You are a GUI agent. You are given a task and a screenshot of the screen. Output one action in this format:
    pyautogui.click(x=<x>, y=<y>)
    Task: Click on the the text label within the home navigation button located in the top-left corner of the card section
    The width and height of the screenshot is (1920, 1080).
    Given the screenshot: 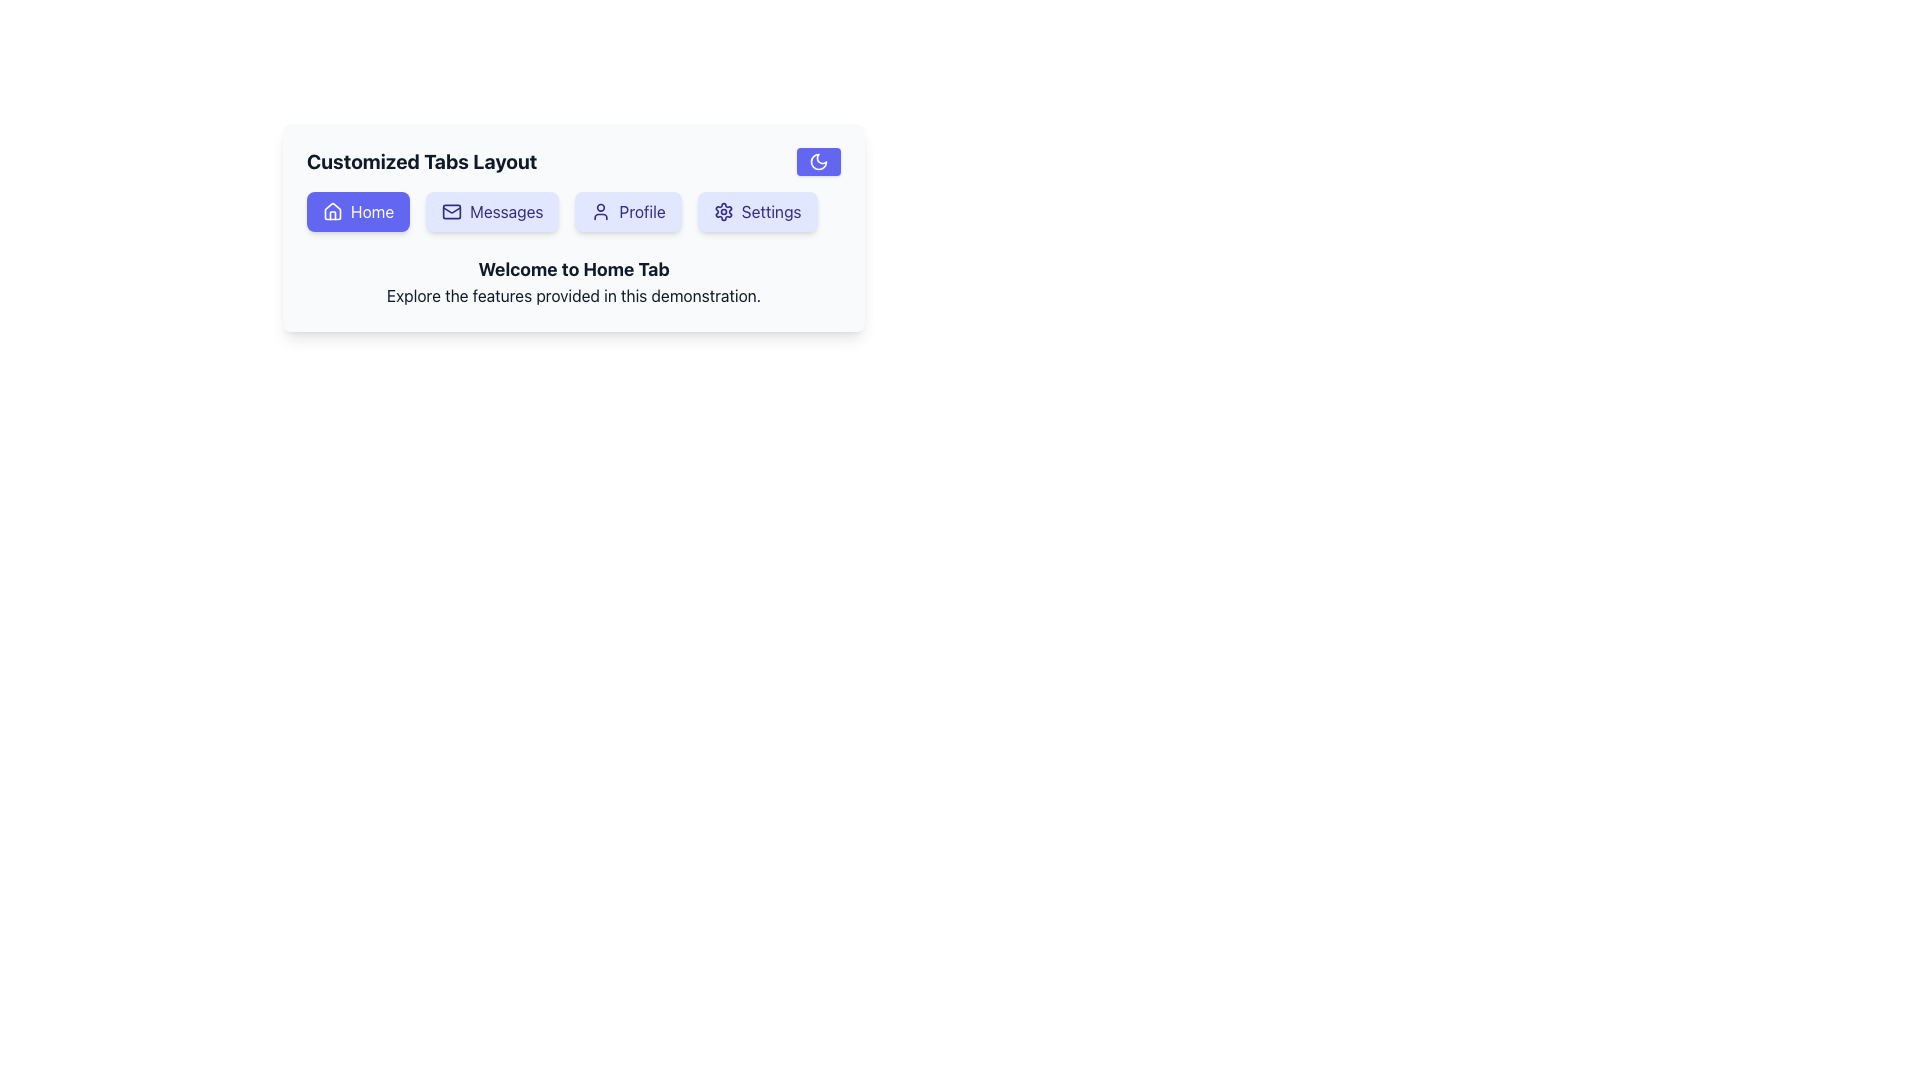 What is the action you would take?
    pyautogui.click(x=372, y=212)
    